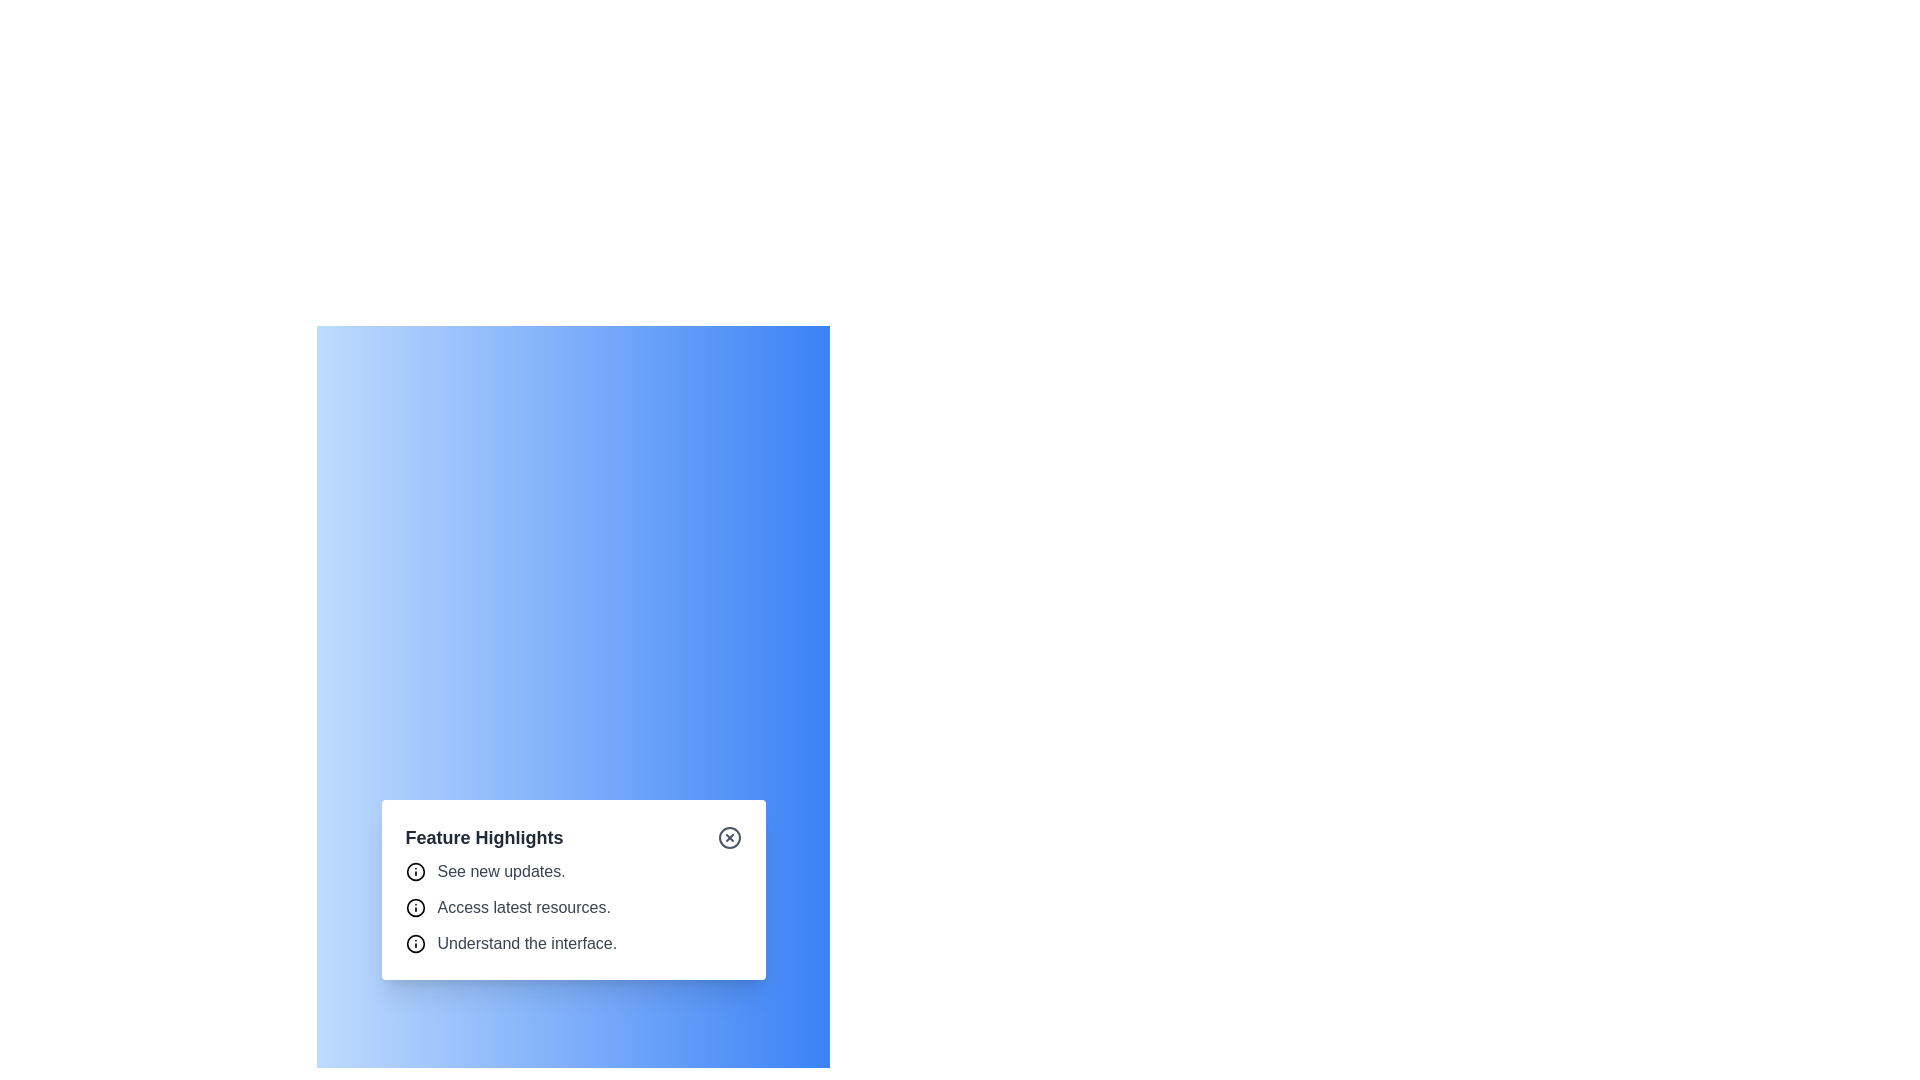 The image size is (1920, 1080). What do you see at coordinates (572, 944) in the screenshot?
I see `the icon of the third item in the 'Feature Highlights' list` at bounding box center [572, 944].